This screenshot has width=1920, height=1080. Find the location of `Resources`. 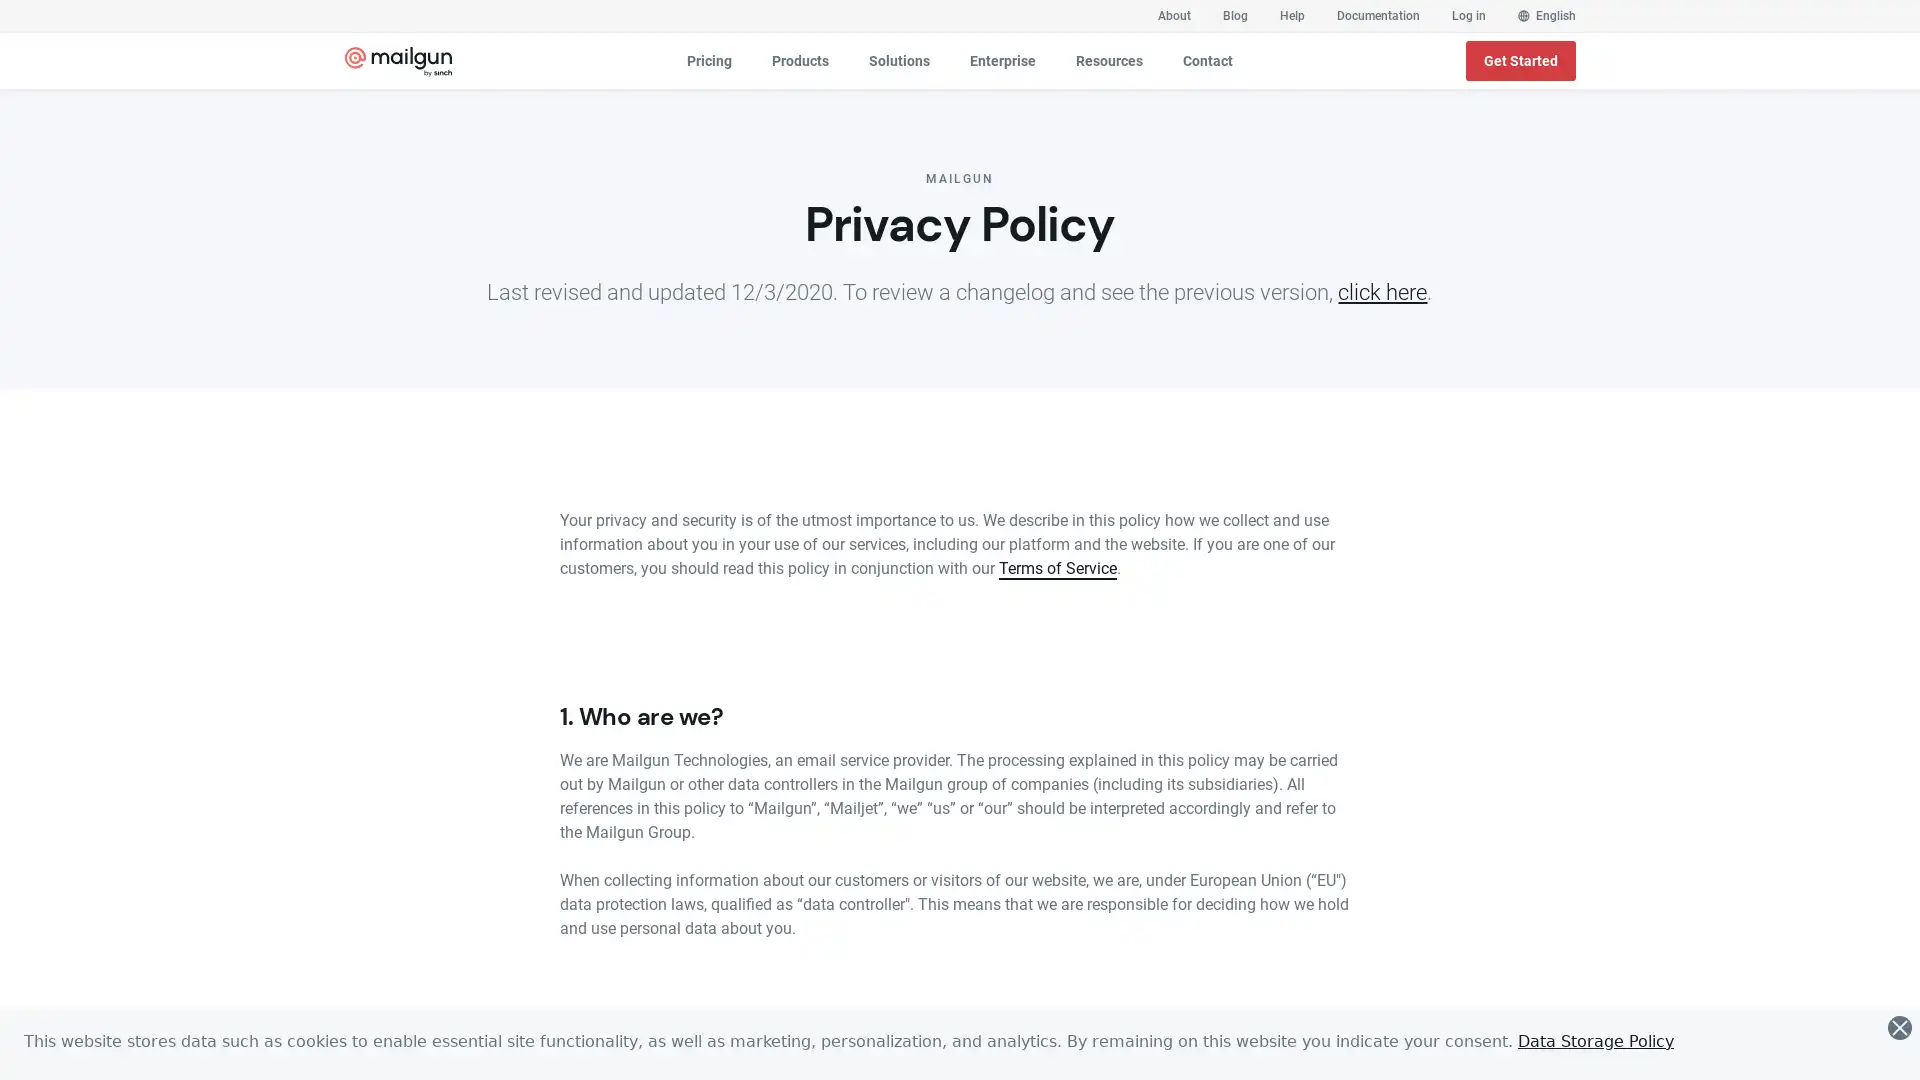

Resources is located at coordinates (1107, 60).